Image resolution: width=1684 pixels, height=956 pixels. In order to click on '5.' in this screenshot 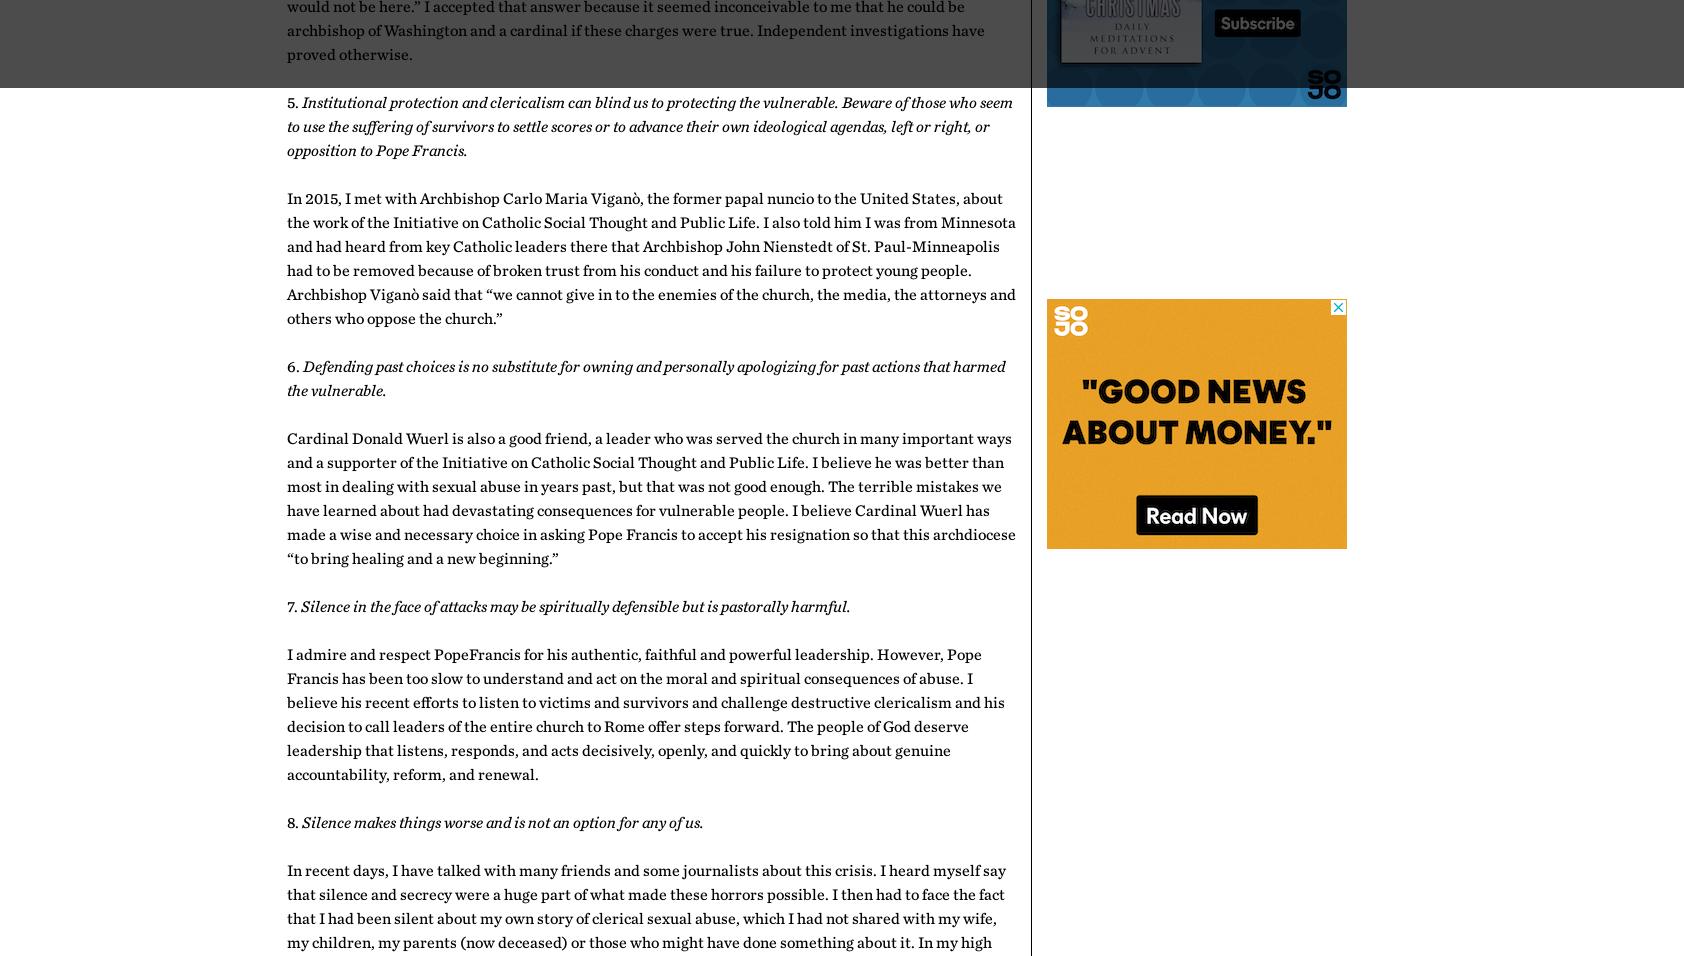, I will do `click(286, 101)`.